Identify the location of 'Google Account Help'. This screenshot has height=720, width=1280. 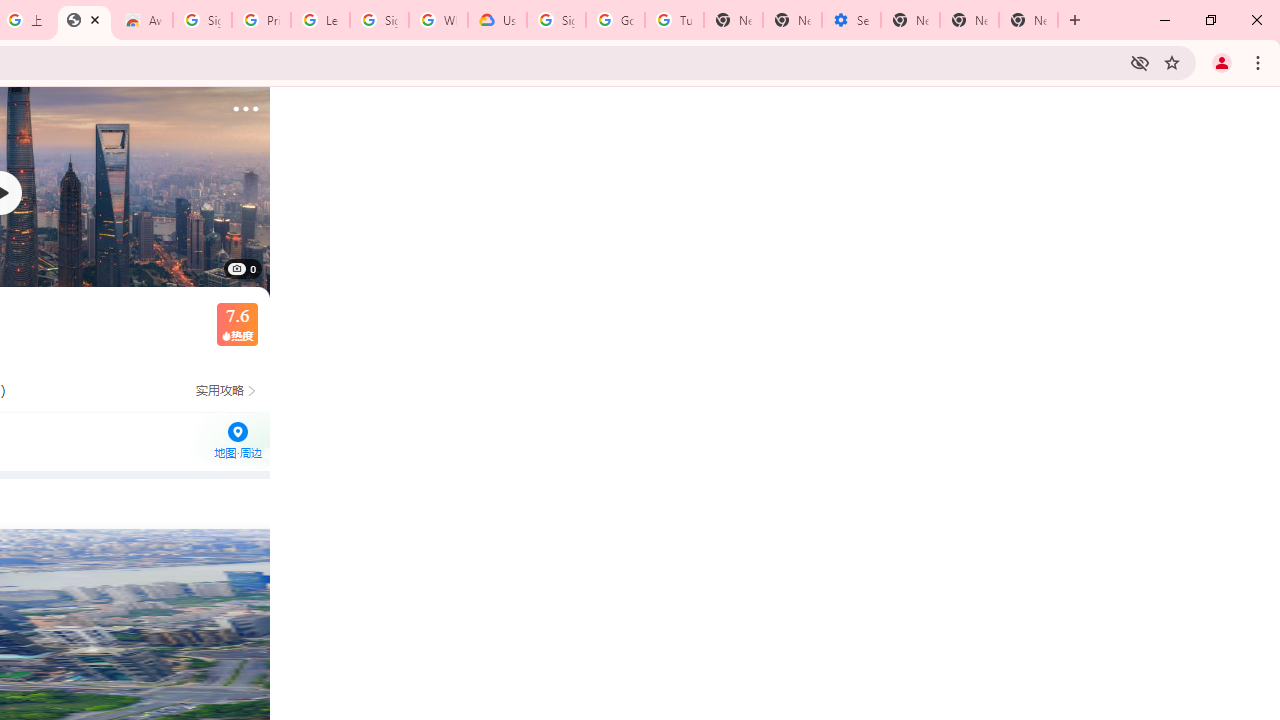
(614, 20).